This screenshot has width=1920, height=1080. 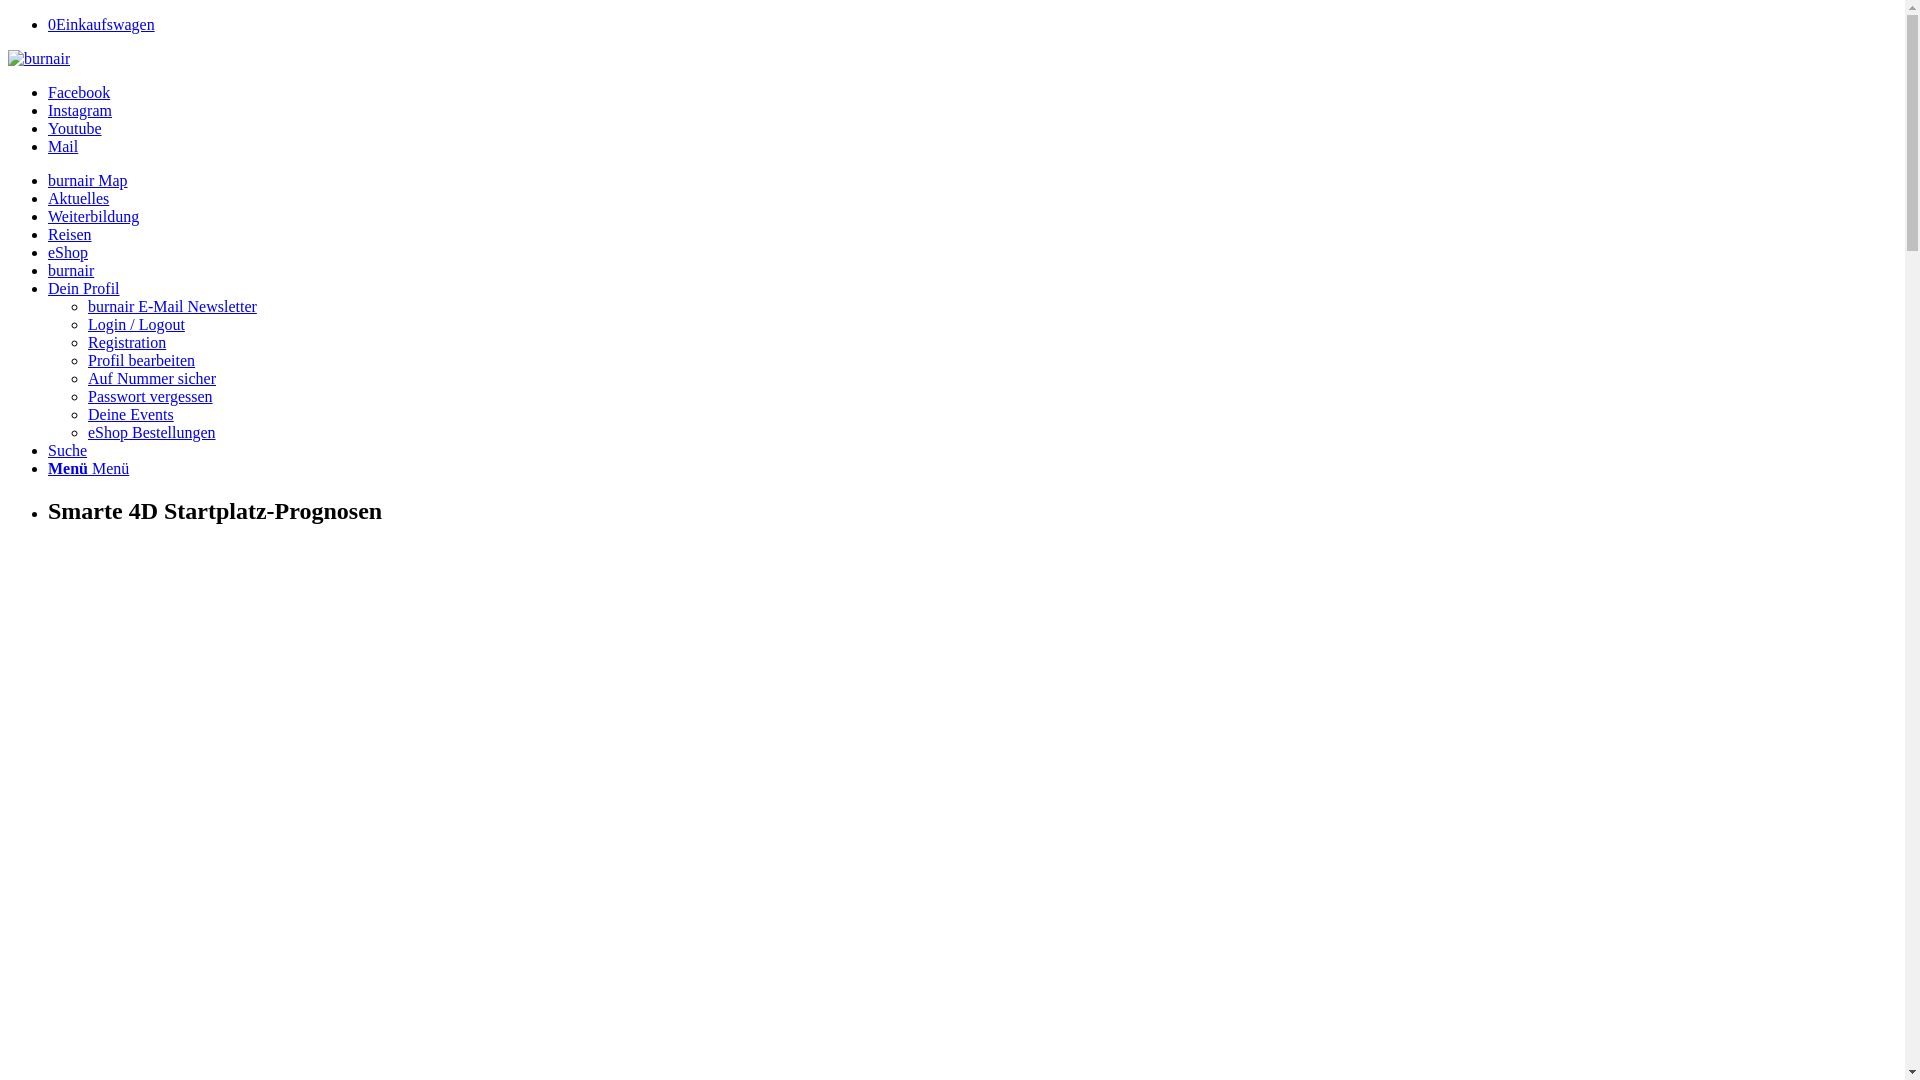 What do you see at coordinates (75, 128) in the screenshot?
I see `'Youtube'` at bounding box center [75, 128].